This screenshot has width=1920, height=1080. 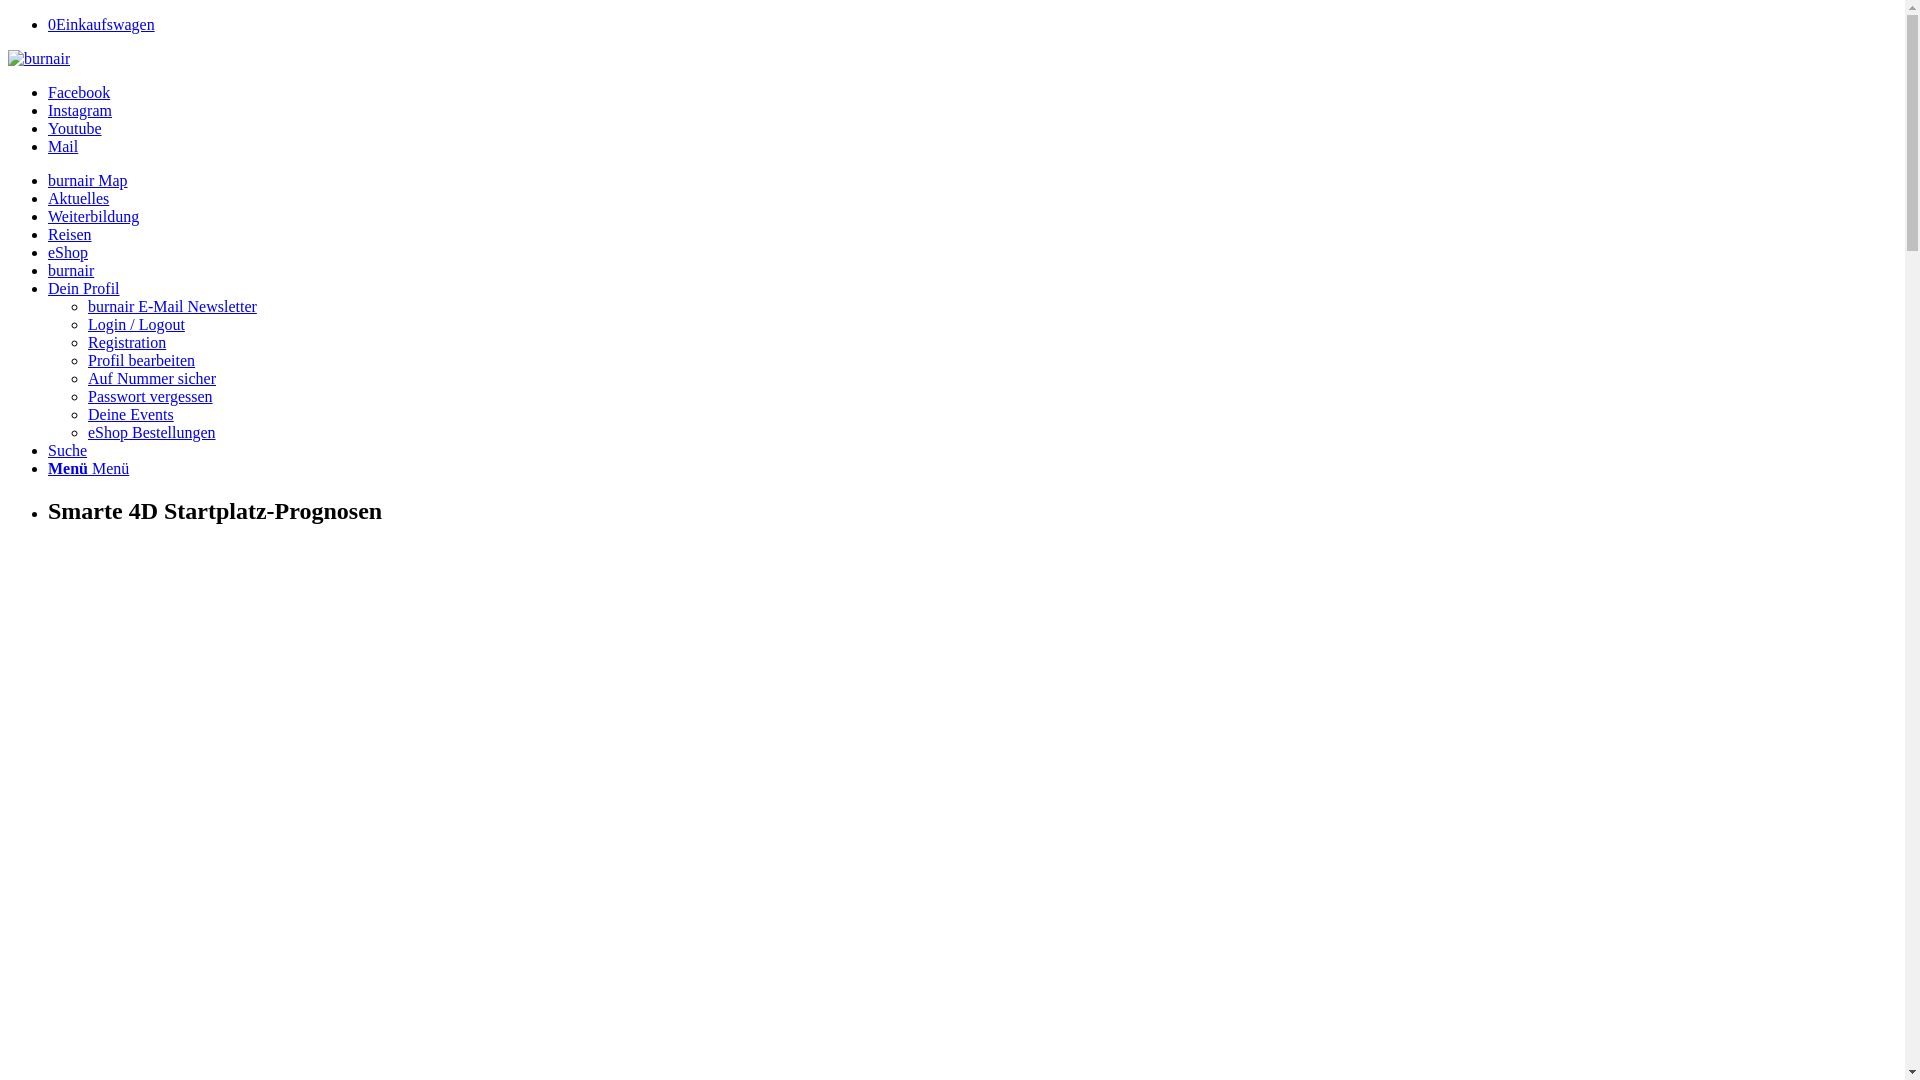 What do you see at coordinates (75, 128) in the screenshot?
I see `'Youtube'` at bounding box center [75, 128].